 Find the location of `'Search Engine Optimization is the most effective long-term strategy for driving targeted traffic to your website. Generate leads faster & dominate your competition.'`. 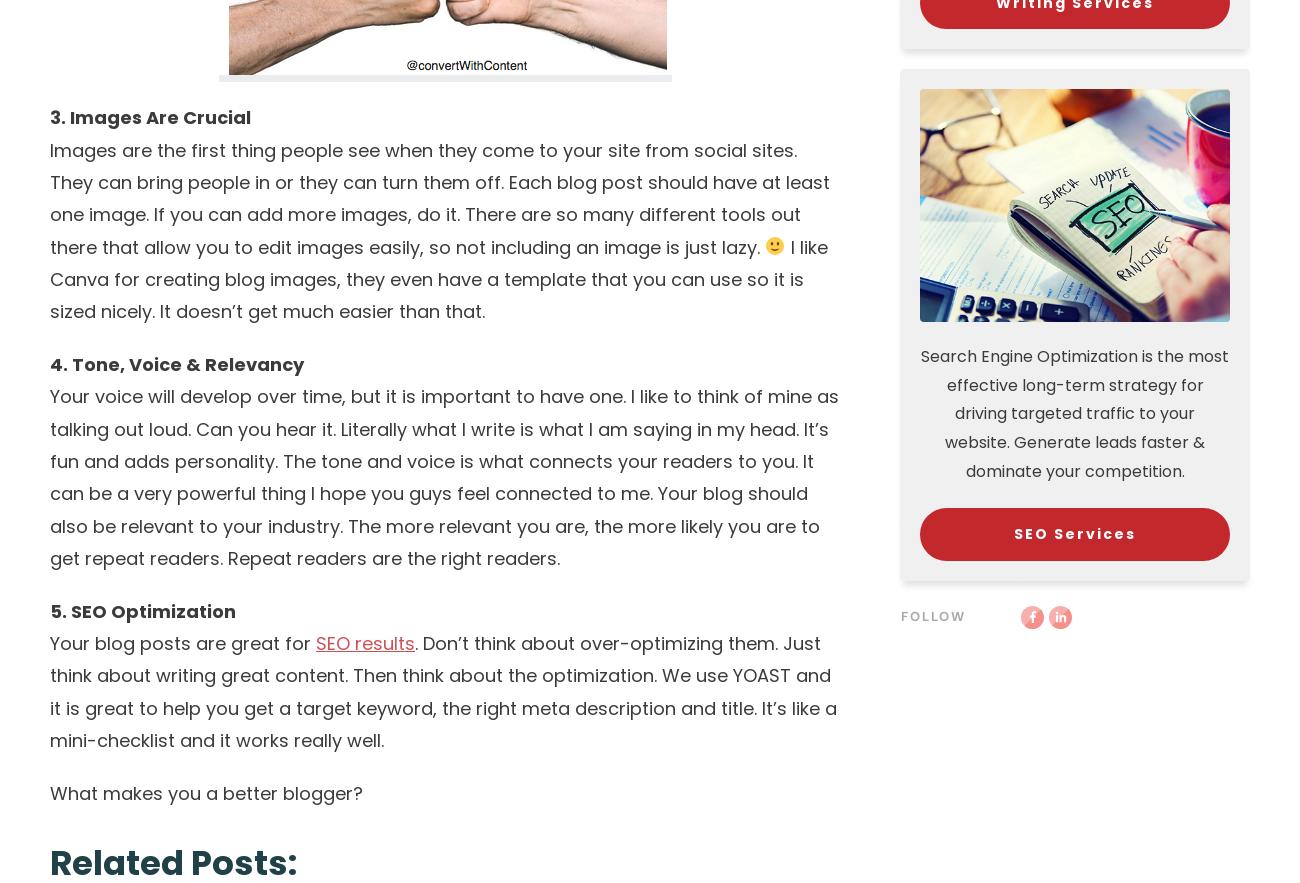

'Search Engine Optimization is the most effective long-term strategy for driving targeted traffic to your website. Generate leads faster & dominate your competition.' is located at coordinates (1074, 412).